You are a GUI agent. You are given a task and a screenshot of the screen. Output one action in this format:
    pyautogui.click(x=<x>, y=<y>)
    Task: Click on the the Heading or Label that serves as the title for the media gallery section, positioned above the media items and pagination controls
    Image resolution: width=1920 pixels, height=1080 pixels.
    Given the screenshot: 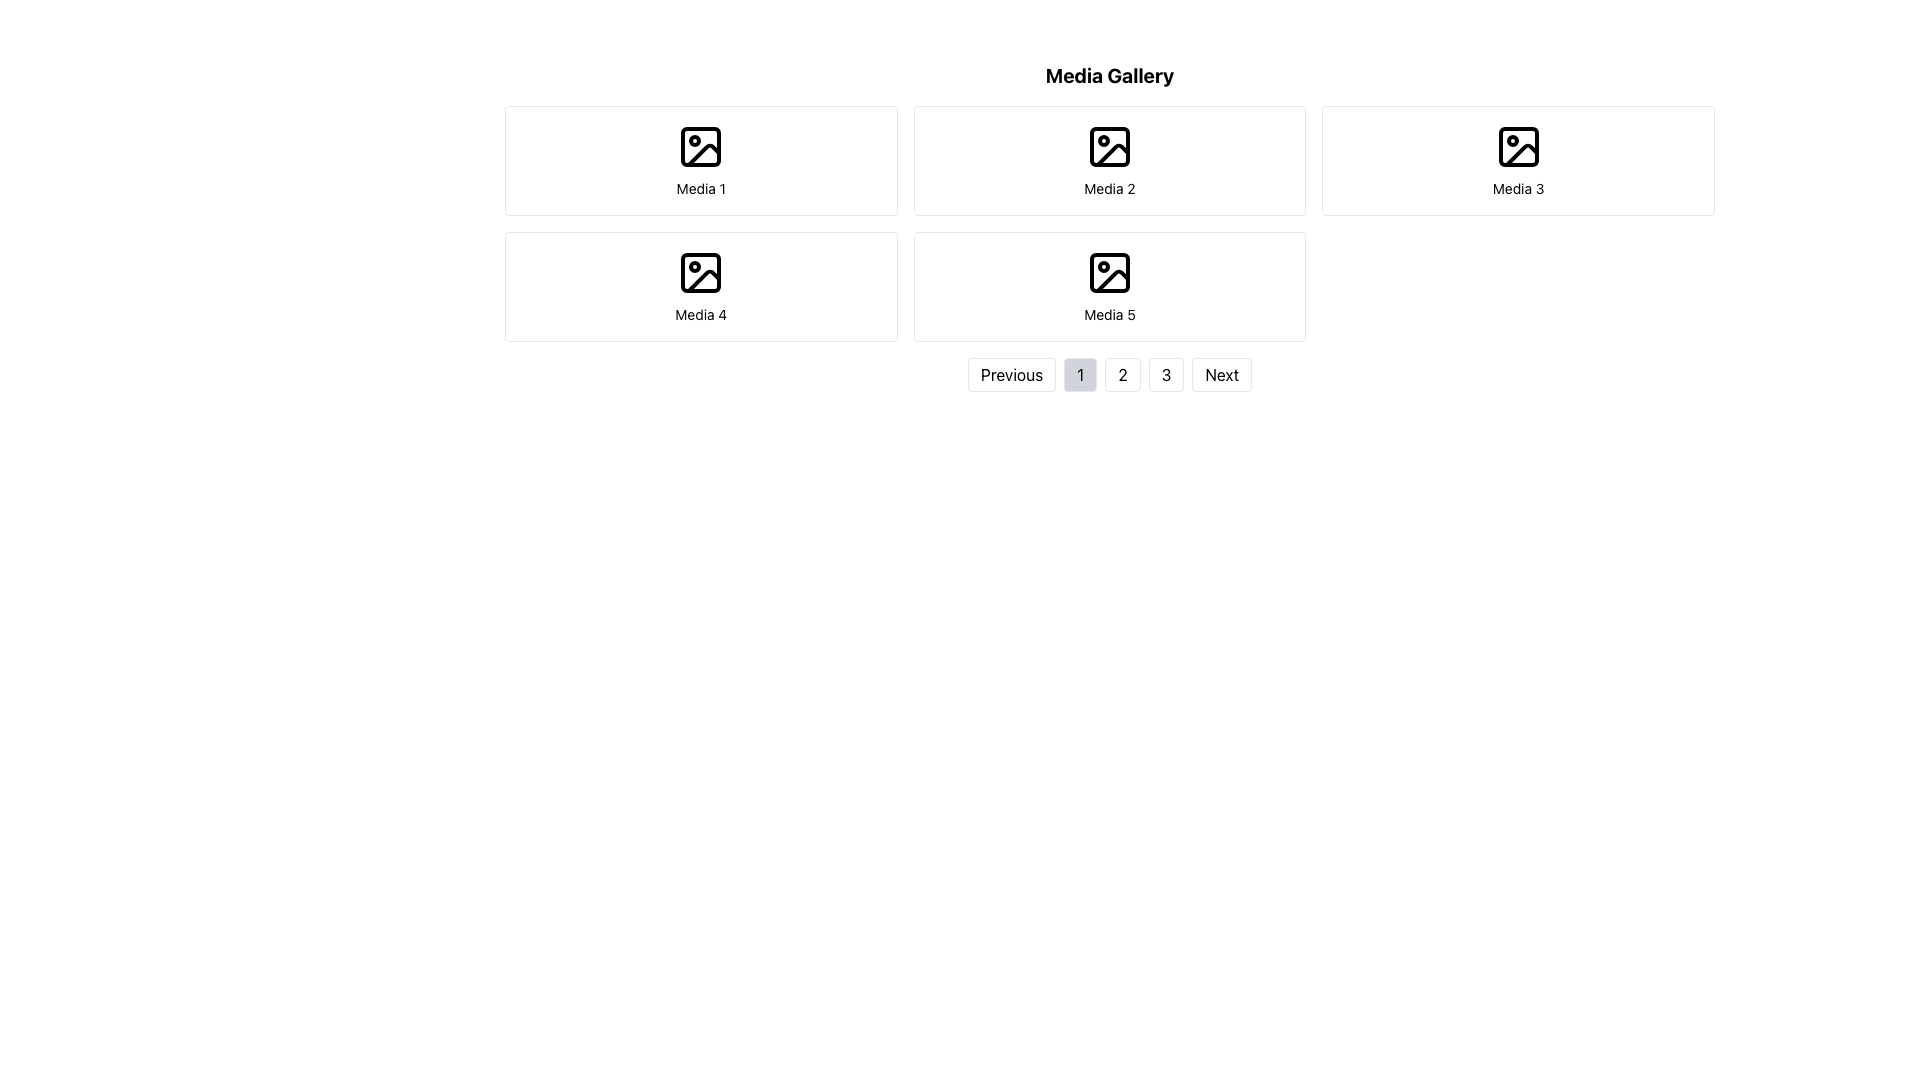 What is the action you would take?
    pyautogui.click(x=1108, y=75)
    